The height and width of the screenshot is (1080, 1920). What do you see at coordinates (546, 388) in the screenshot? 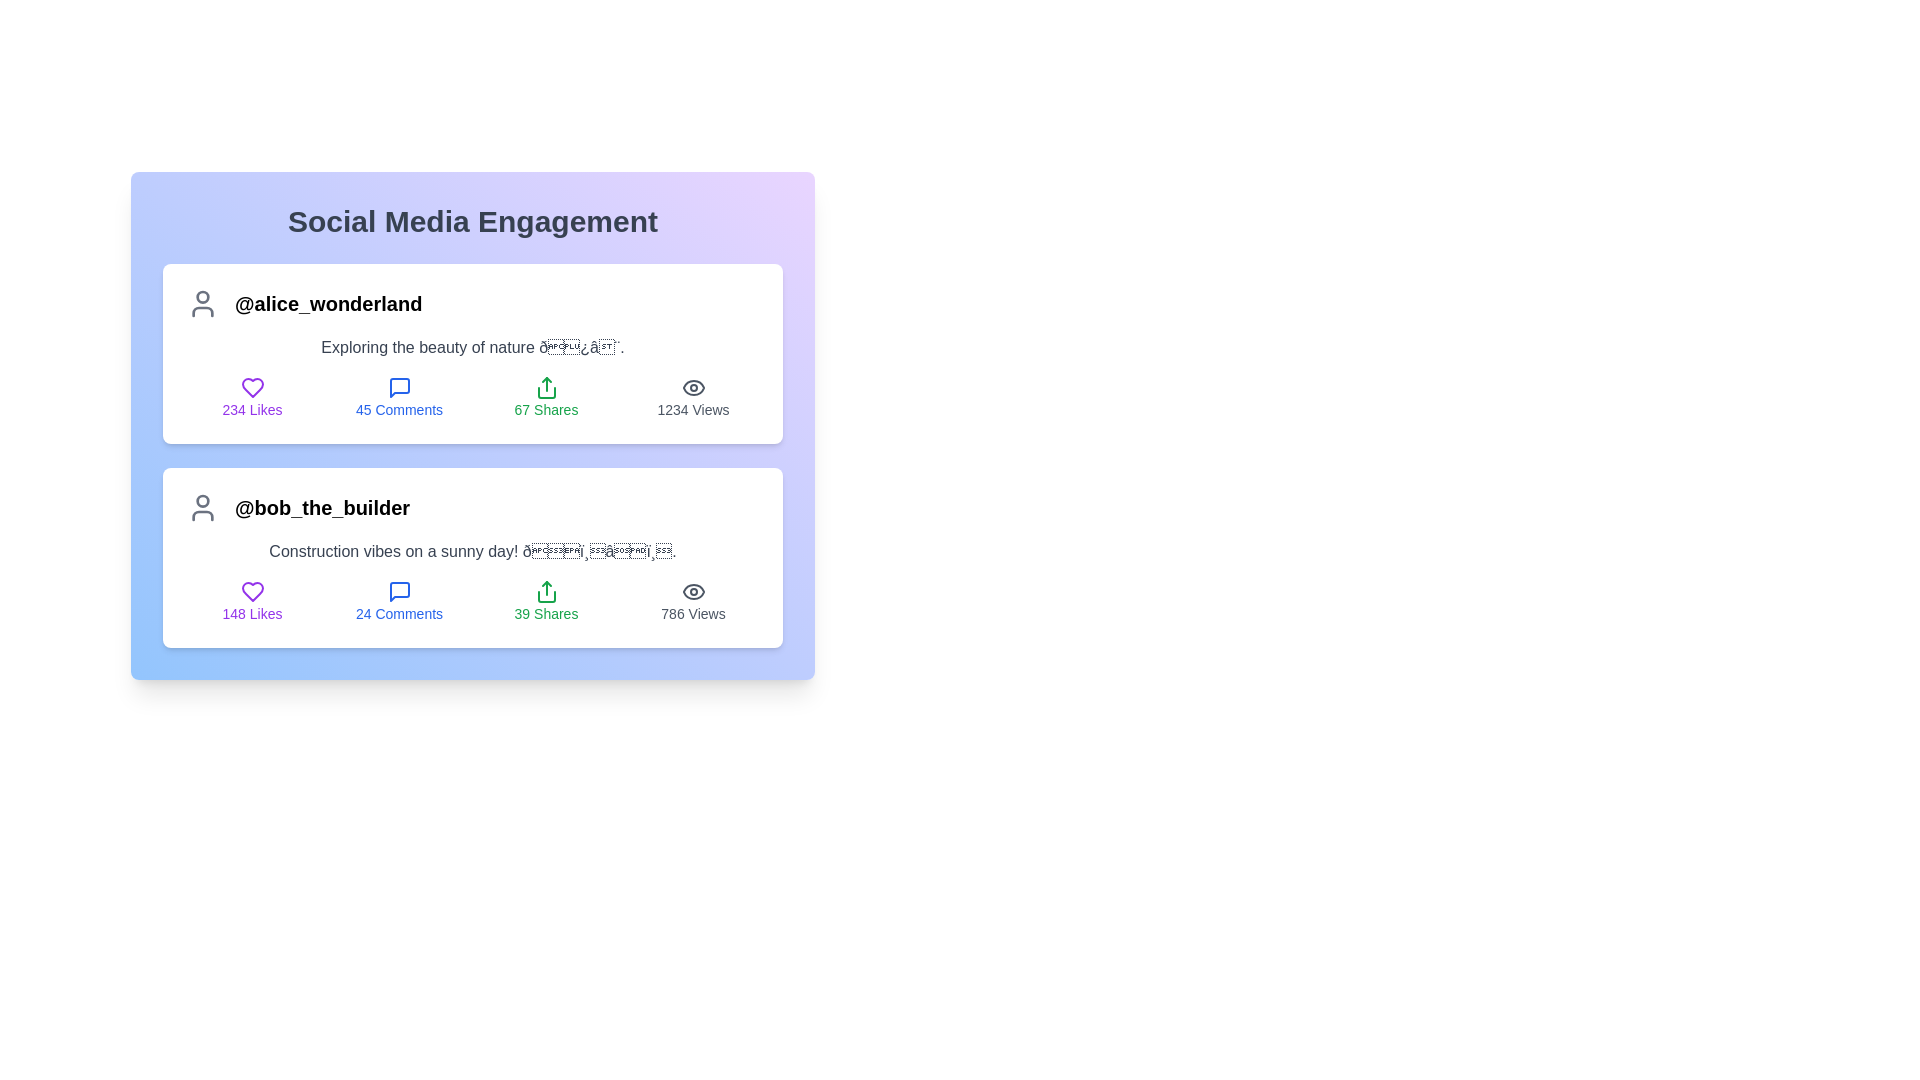
I see `the share icon button with a green outline, which features an upward-pointing arrow` at bounding box center [546, 388].